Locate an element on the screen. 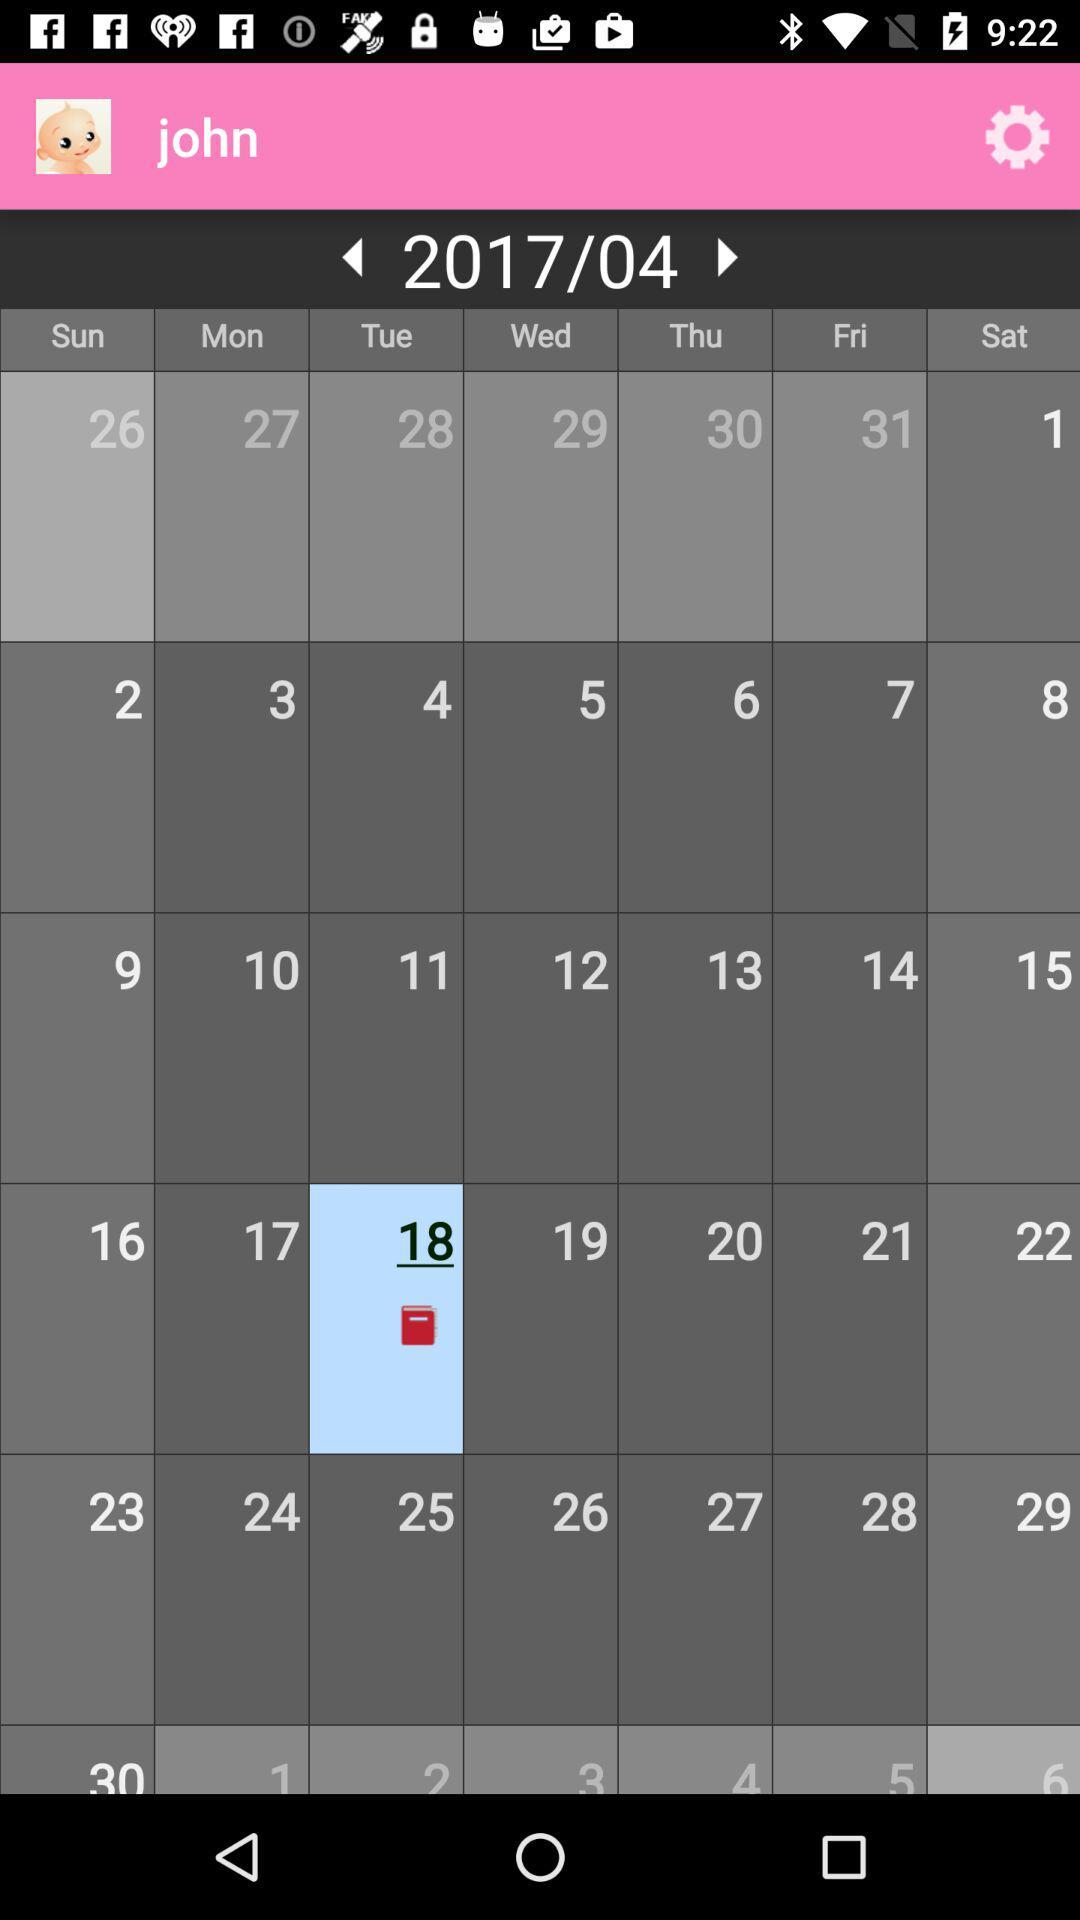  the play icon is located at coordinates (725, 256).